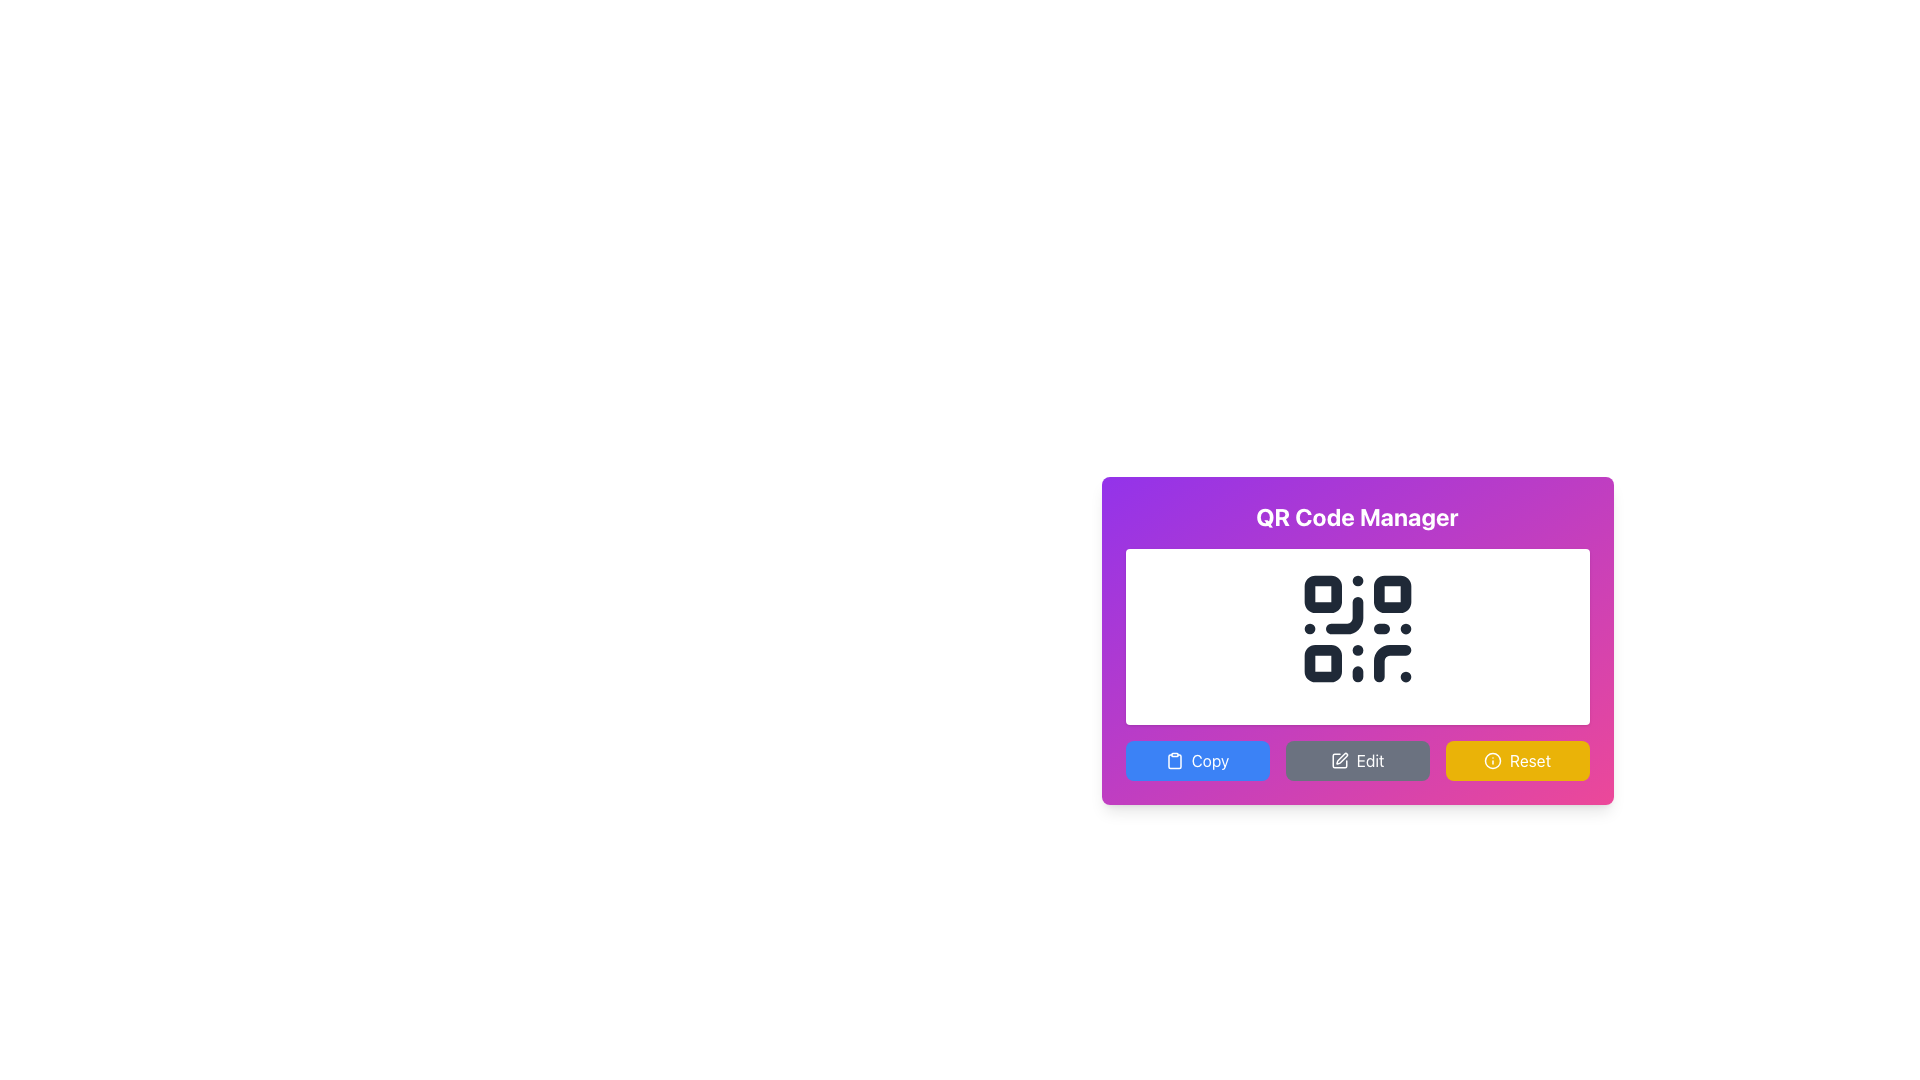  What do you see at coordinates (1517, 760) in the screenshot?
I see `the yellow 'Reset' button located at the bottom of the interface, which is the third button from the left, to trigger hover effects` at bounding box center [1517, 760].